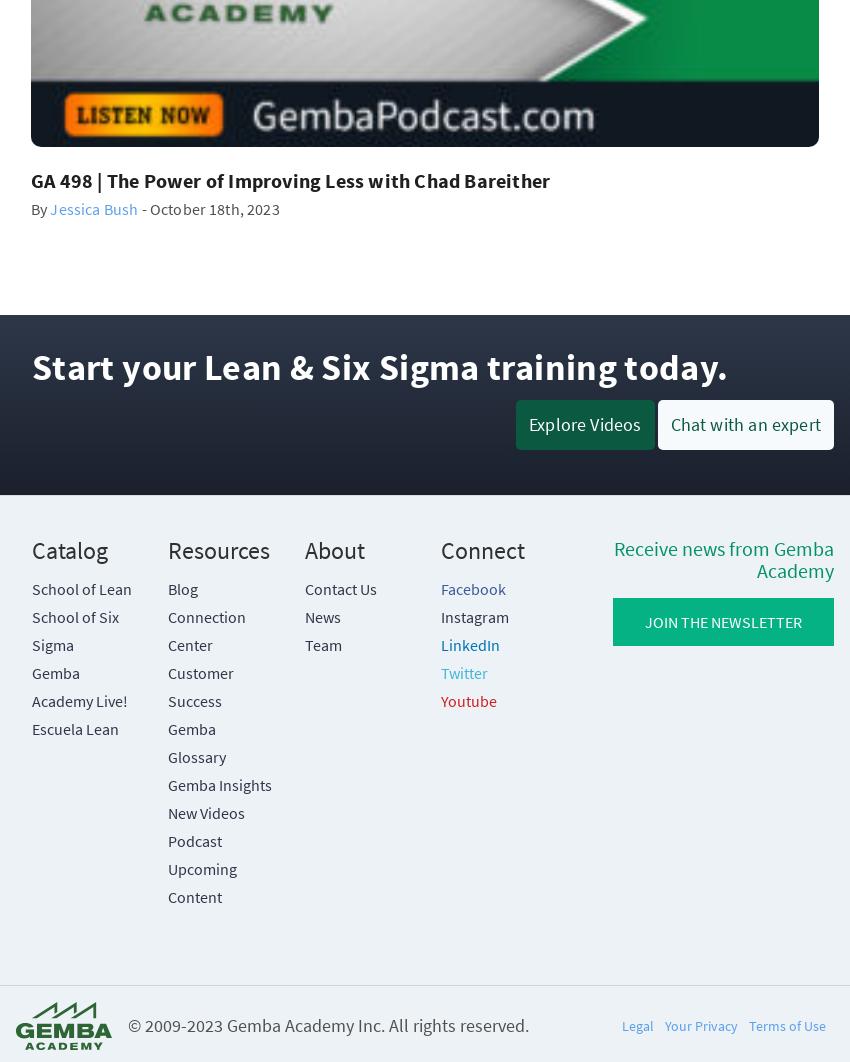 The image size is (850, 1062). Describe the element at coordinates (333, 550) in the screenshot. I see `'About'` at that location.